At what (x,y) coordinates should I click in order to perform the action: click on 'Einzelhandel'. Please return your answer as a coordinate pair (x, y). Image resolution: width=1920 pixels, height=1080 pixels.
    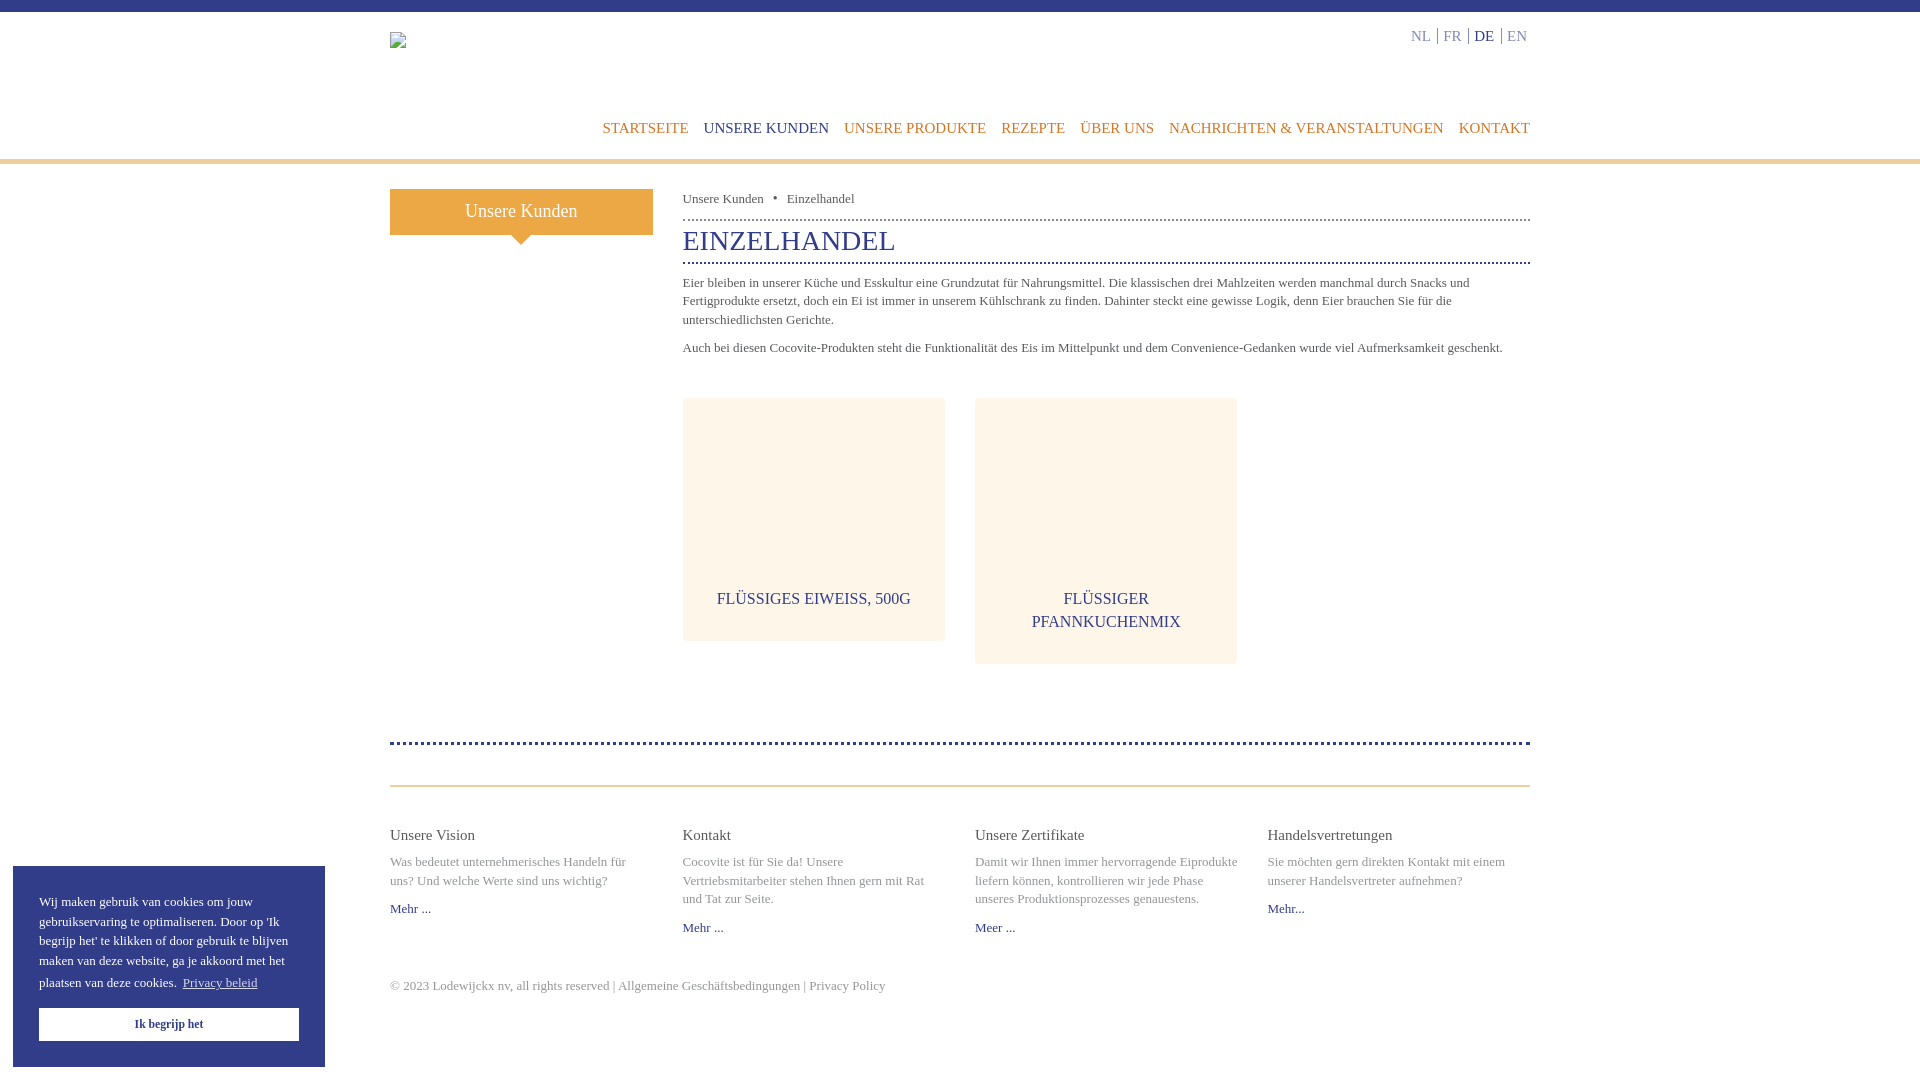
    Looking at the image, I should click on (786, 199).